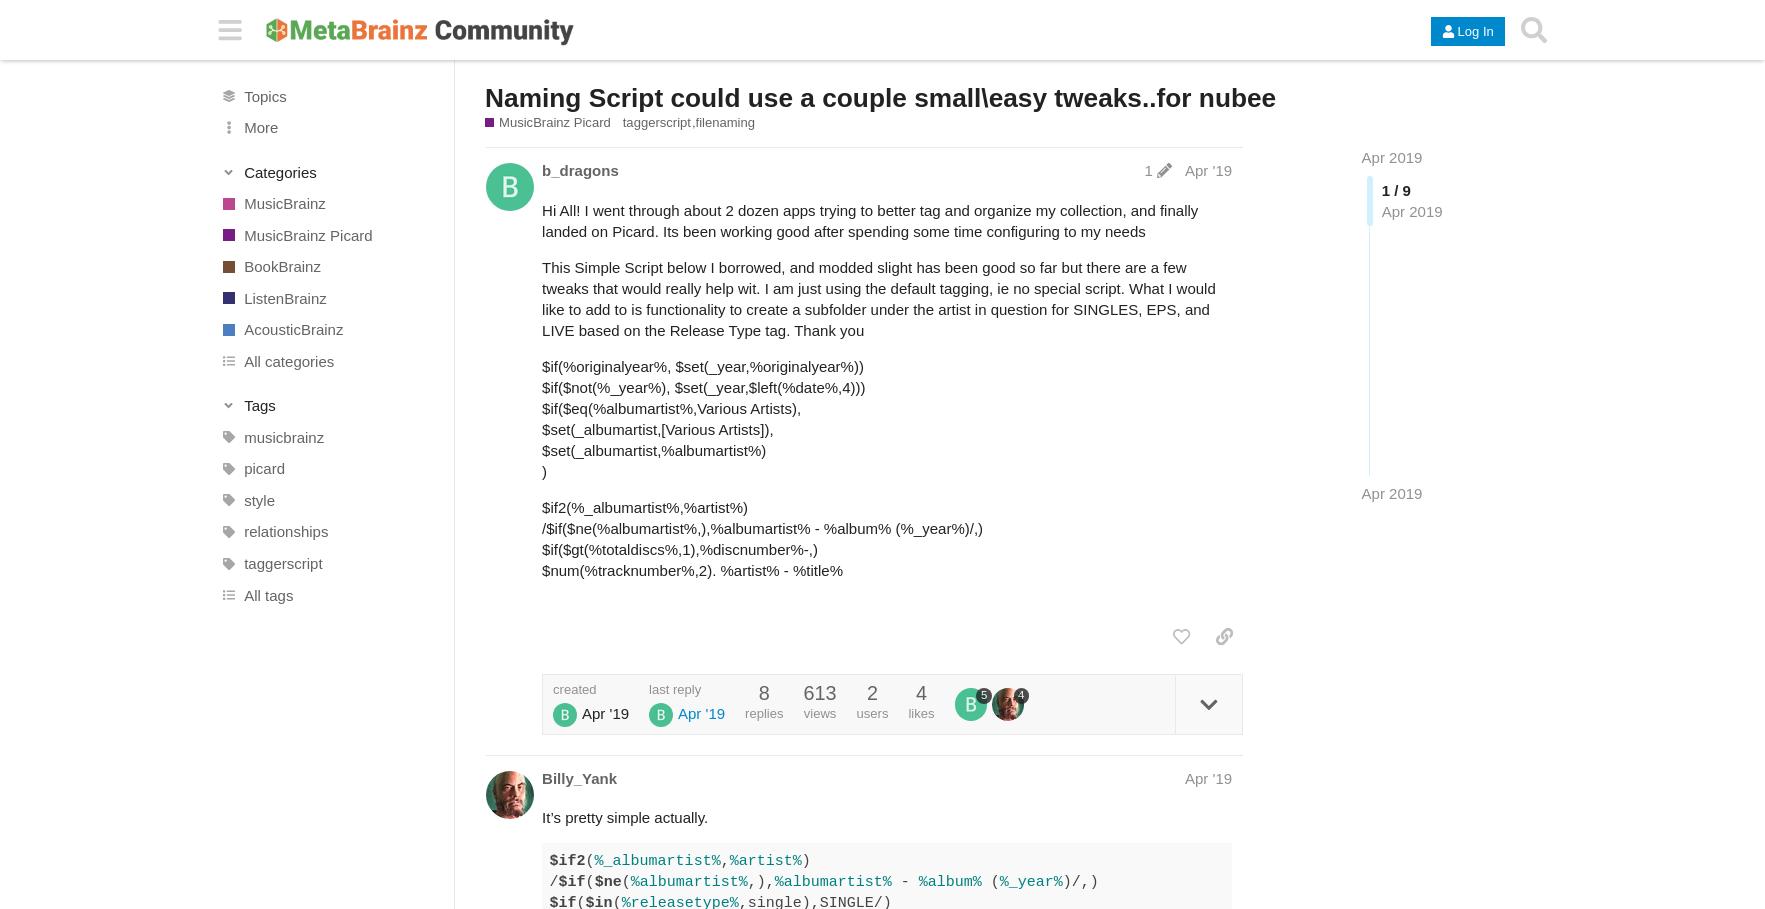 This screenshot has height=909, width=1765. Describe the element at coordinates (655, 859) in the screenshot. I see `'%_albumartist%'` at that location.